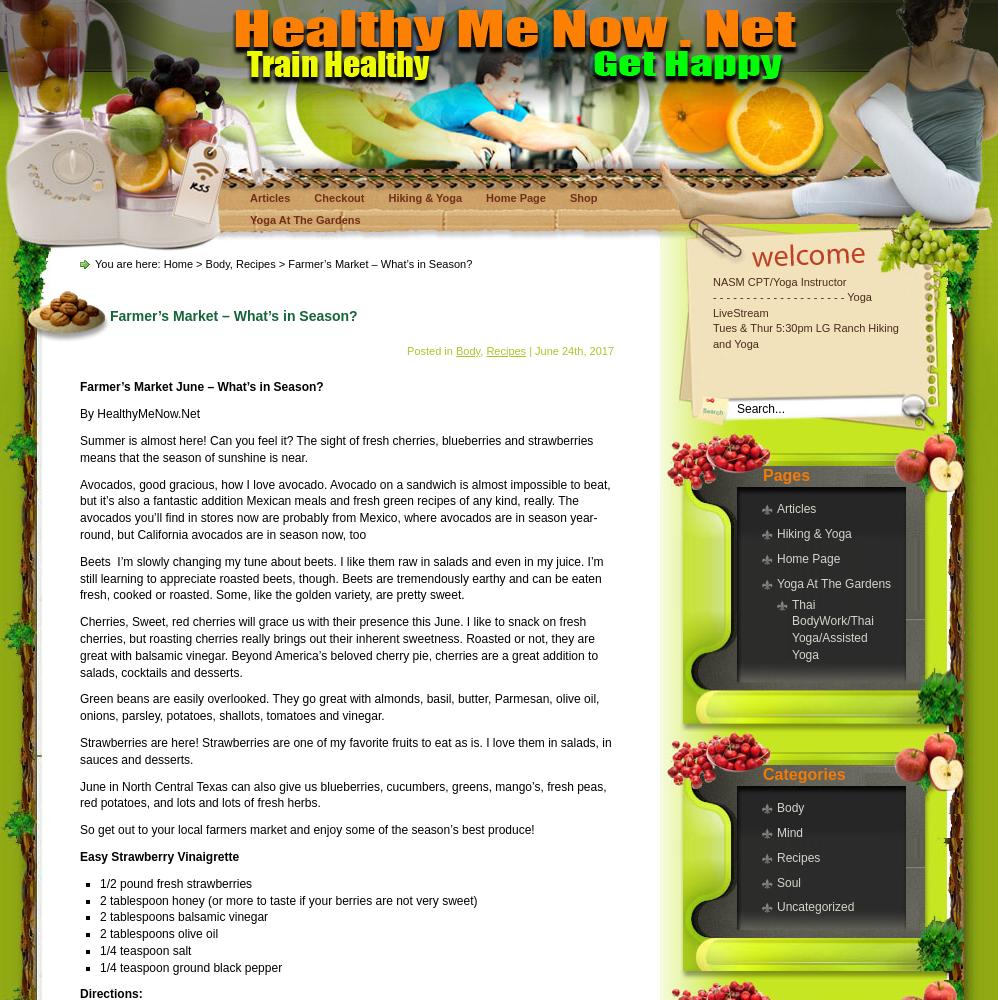  I want to click on 'Home', so click(177, 264).